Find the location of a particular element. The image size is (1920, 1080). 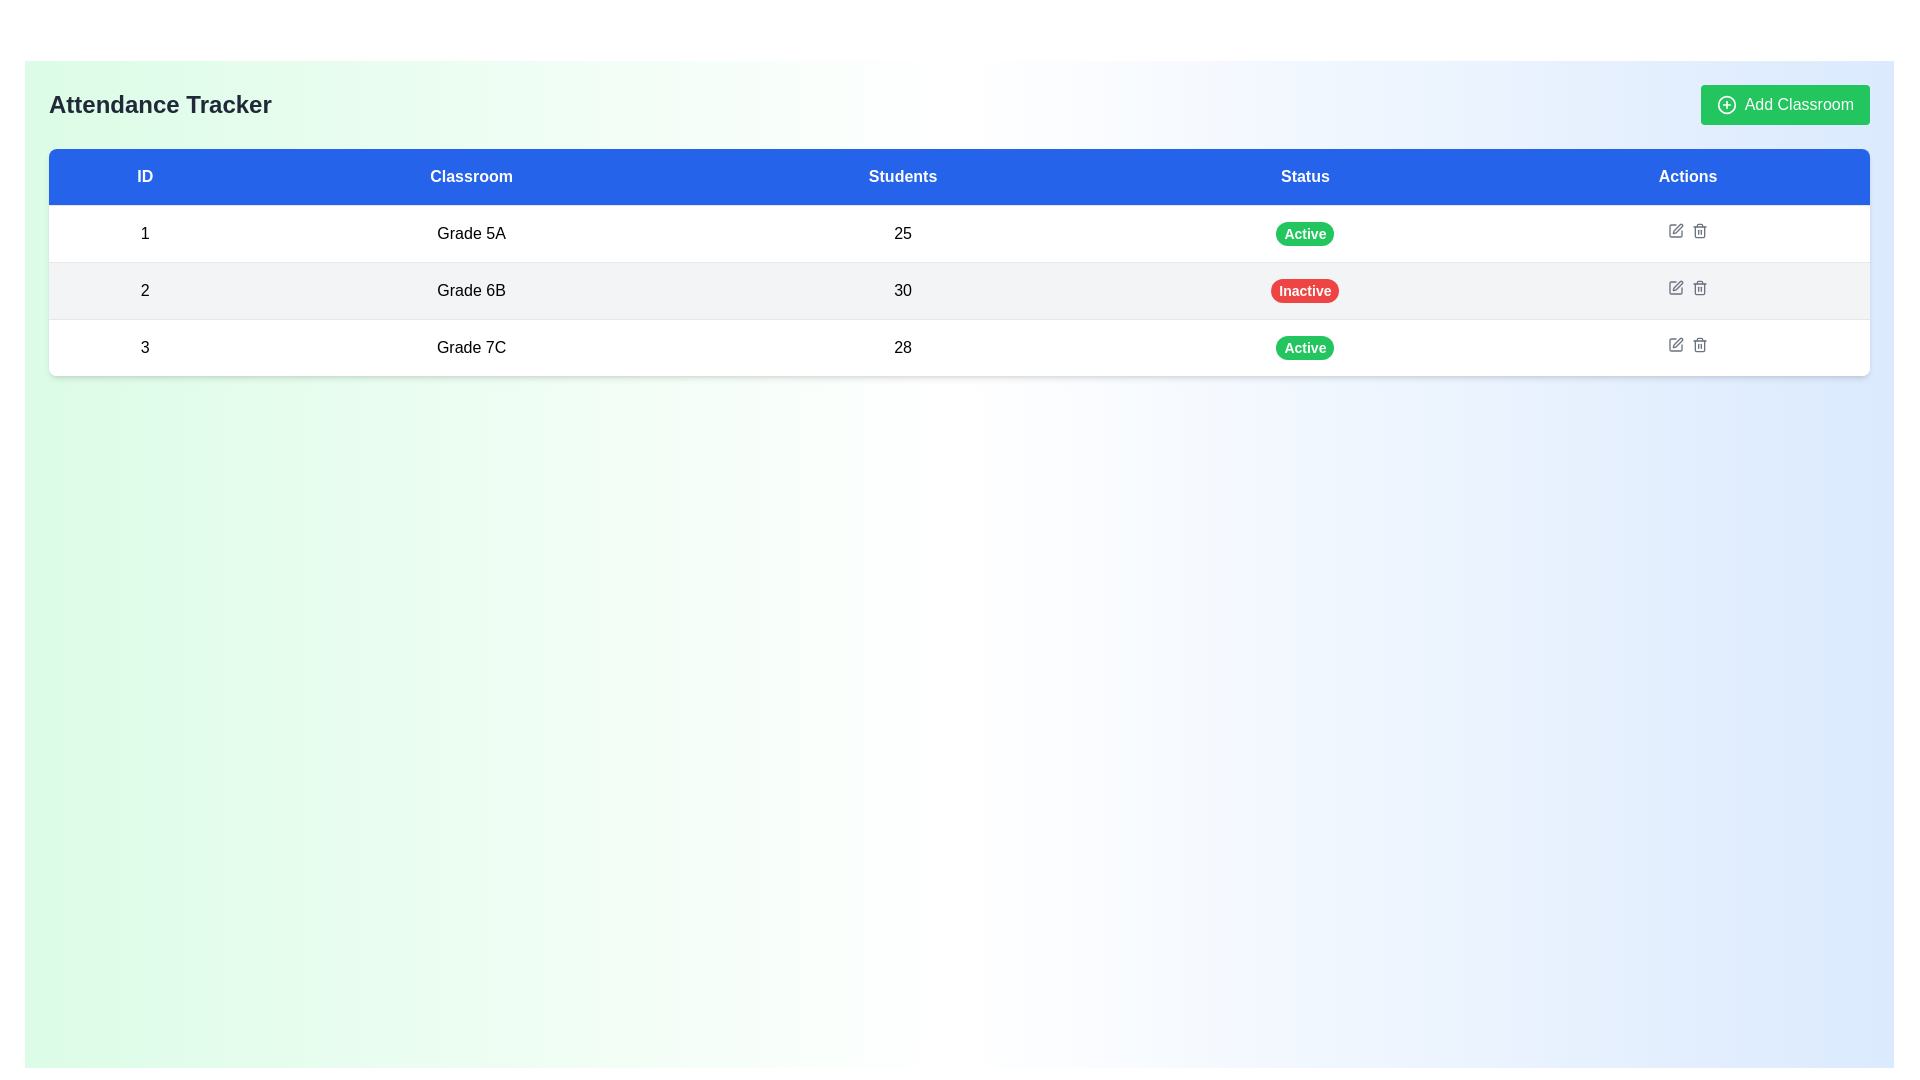

the static table cell displaying the student count for 'Grade 5A' is located at coordinates (902, 233).